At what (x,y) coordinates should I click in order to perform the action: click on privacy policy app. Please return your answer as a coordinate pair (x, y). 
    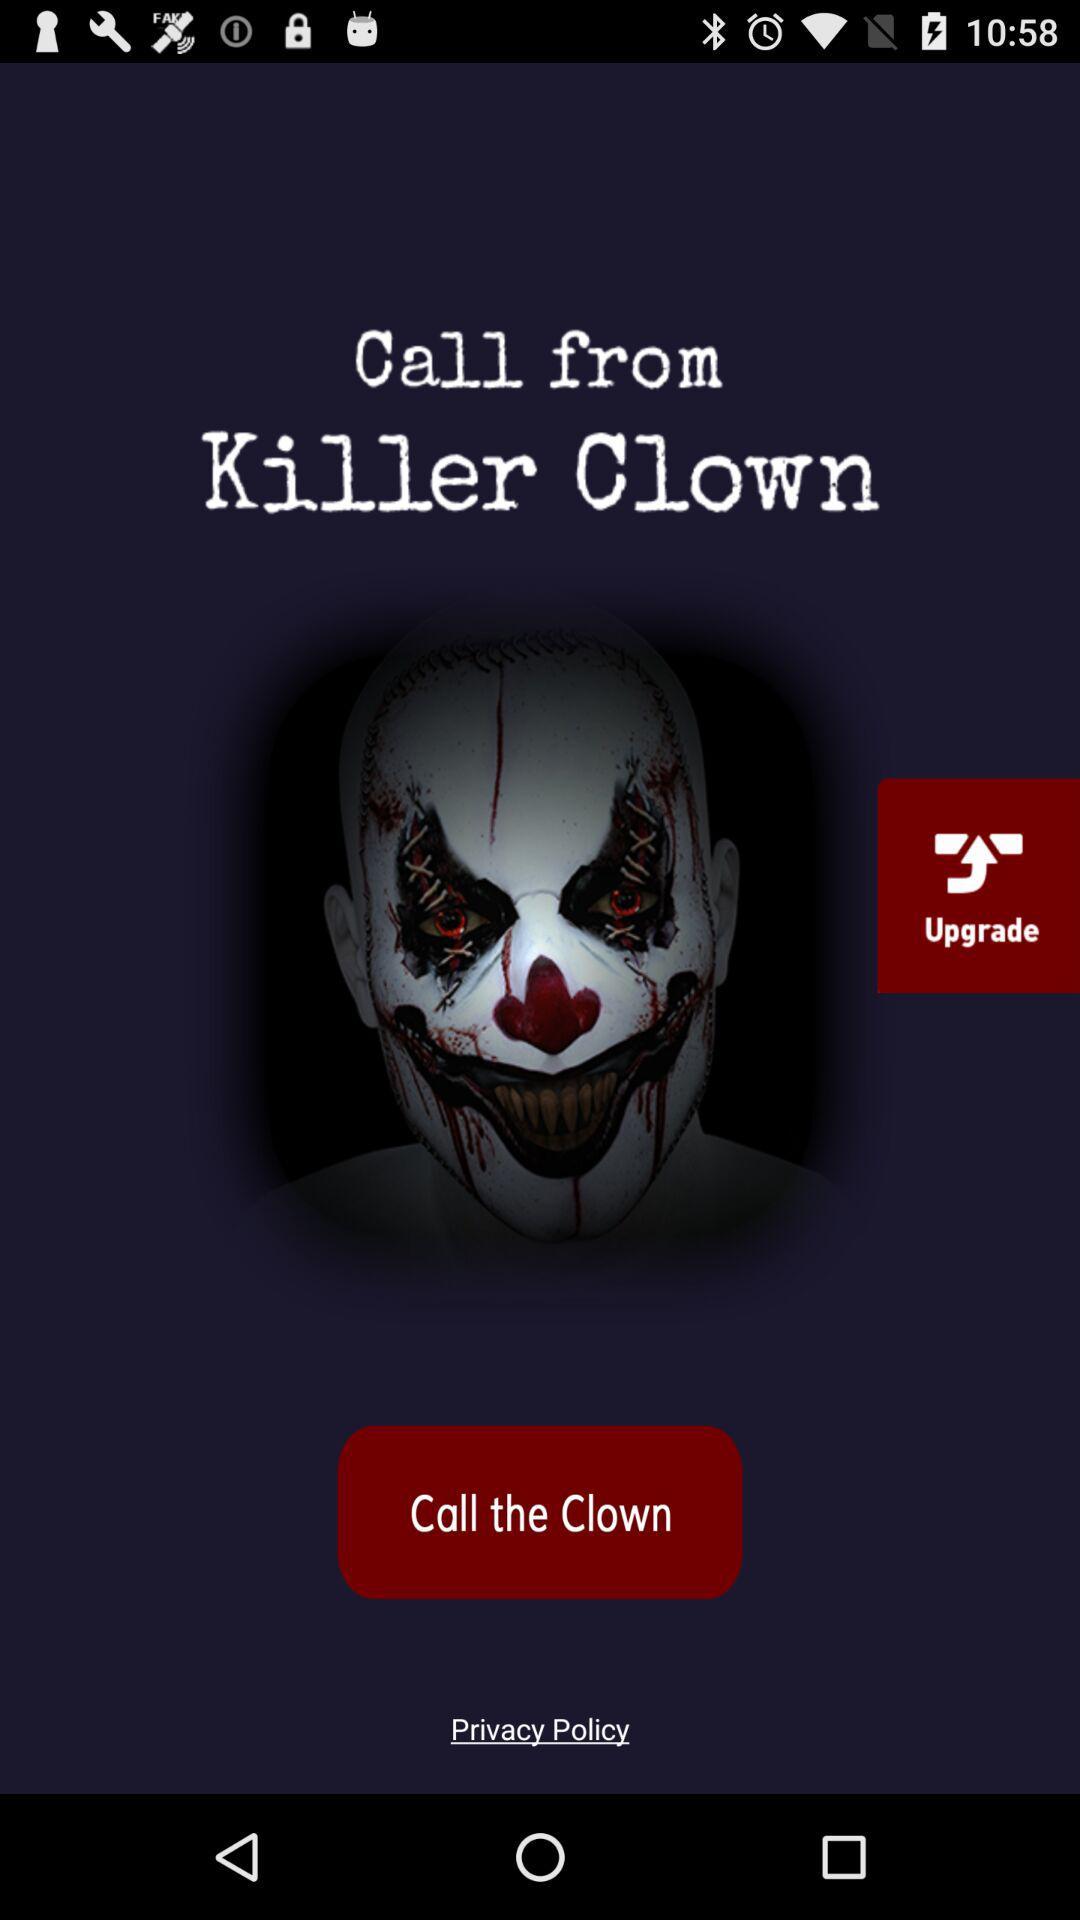
    Looking at the image, I should click on (540, 1716).